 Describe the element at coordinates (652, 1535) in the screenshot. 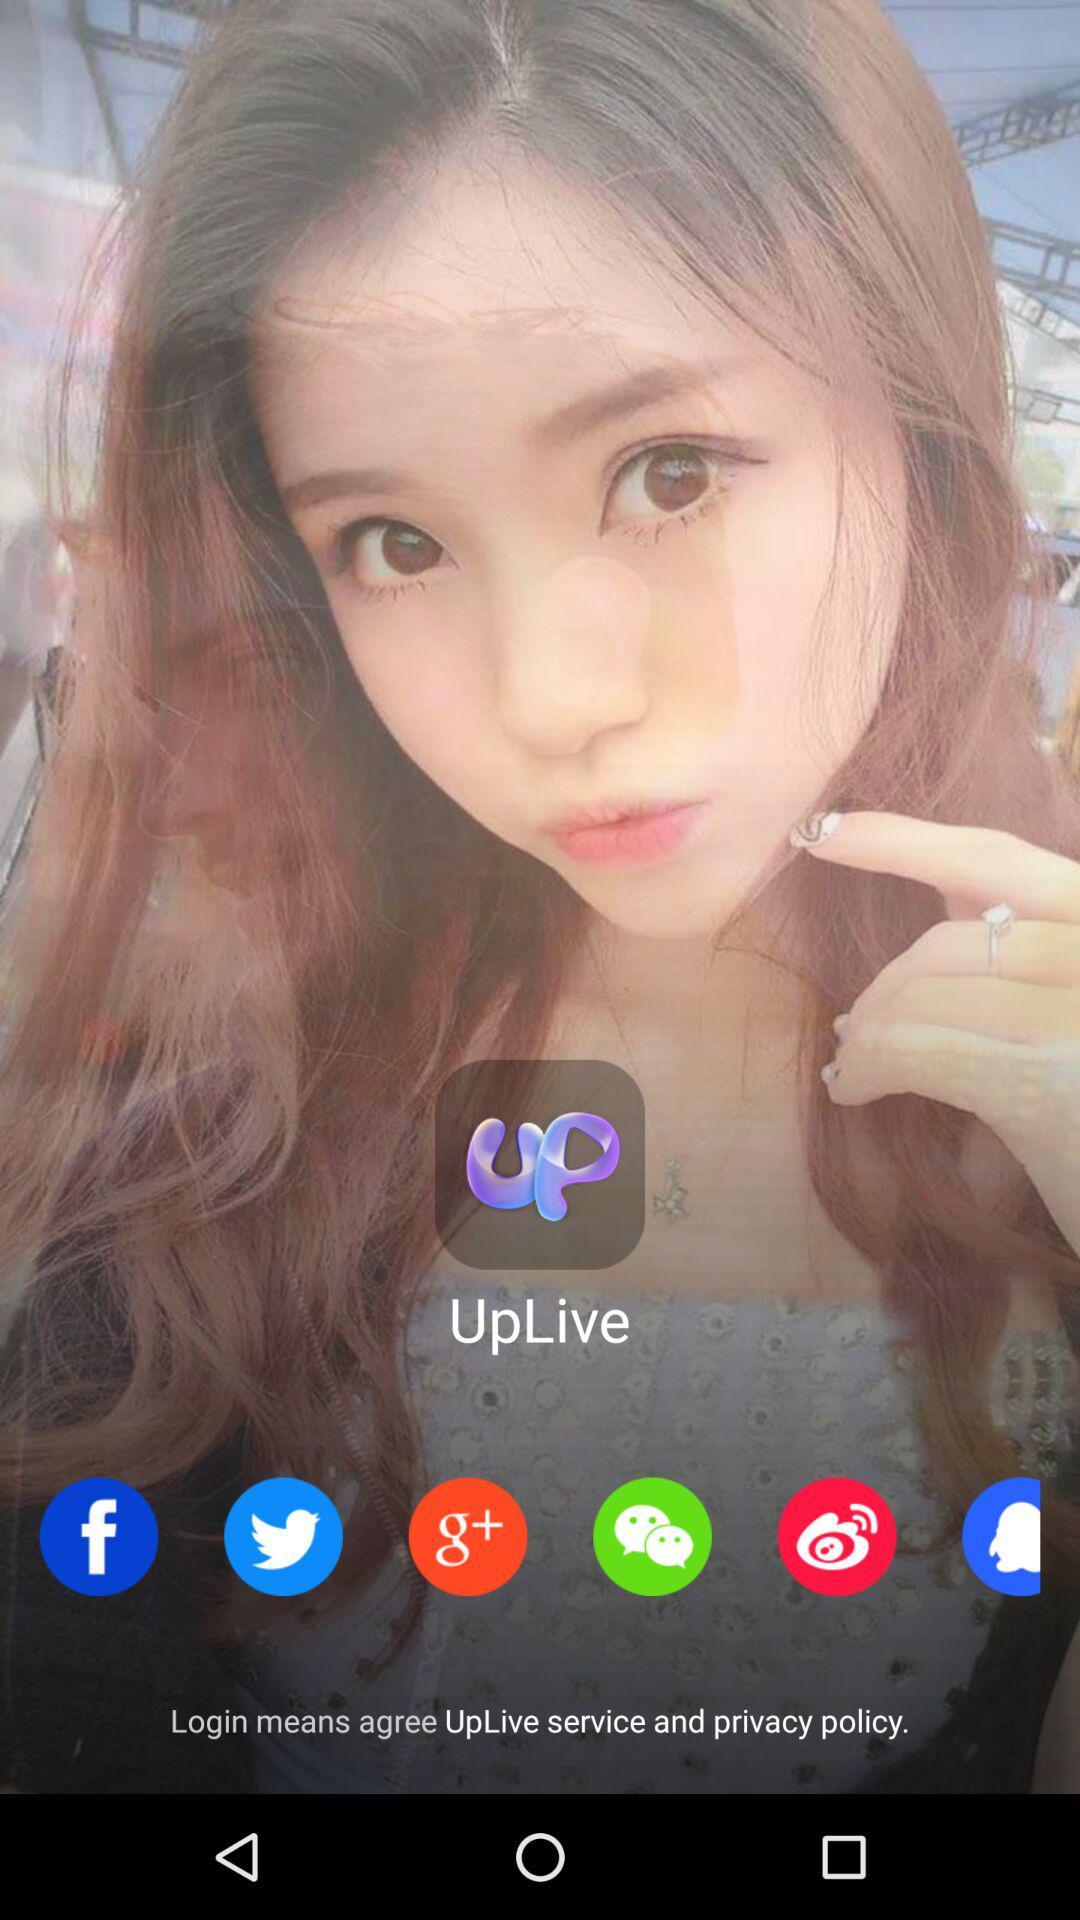

I see `the chat icon` at that location.